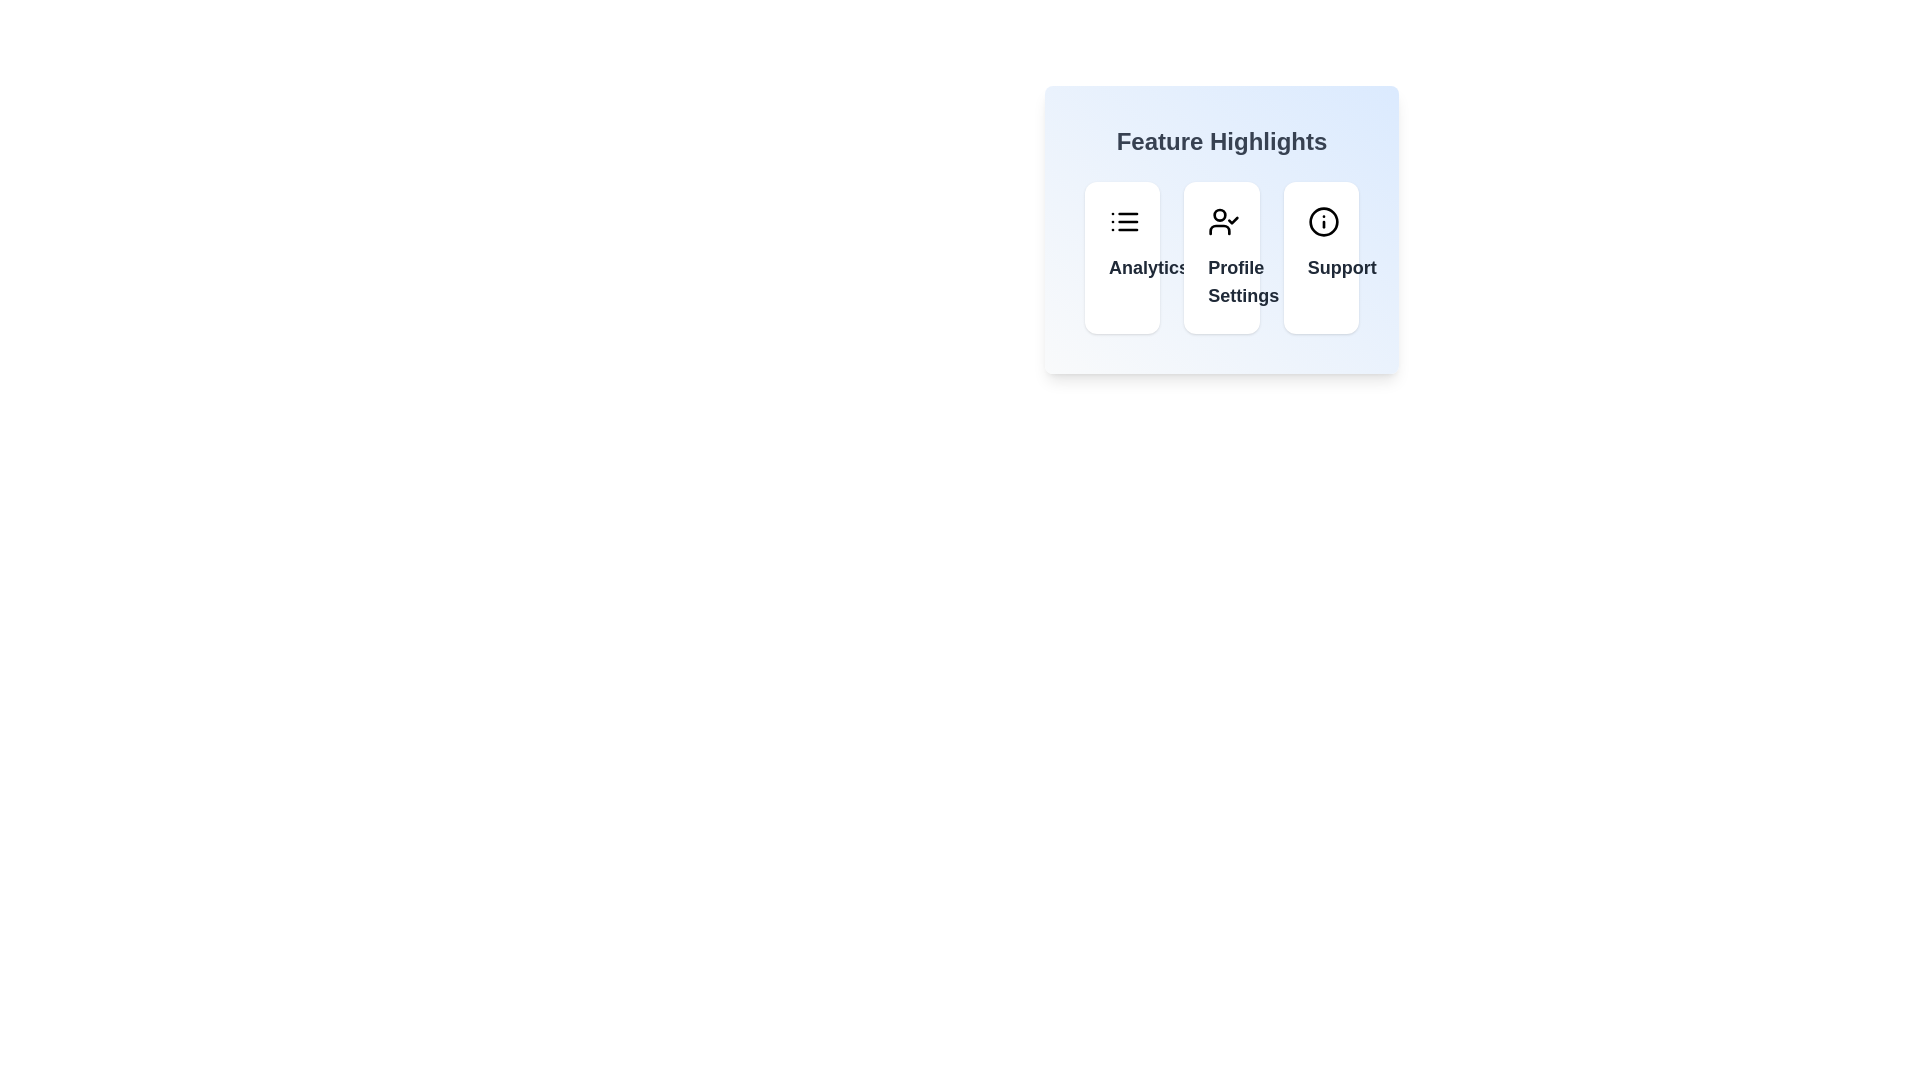 The height and width of the screenshot is (1080, 1920). Describe the element at coordinates (1122, 257) in the screenshot. I see `the leftmost card in the navigation section` at that location.